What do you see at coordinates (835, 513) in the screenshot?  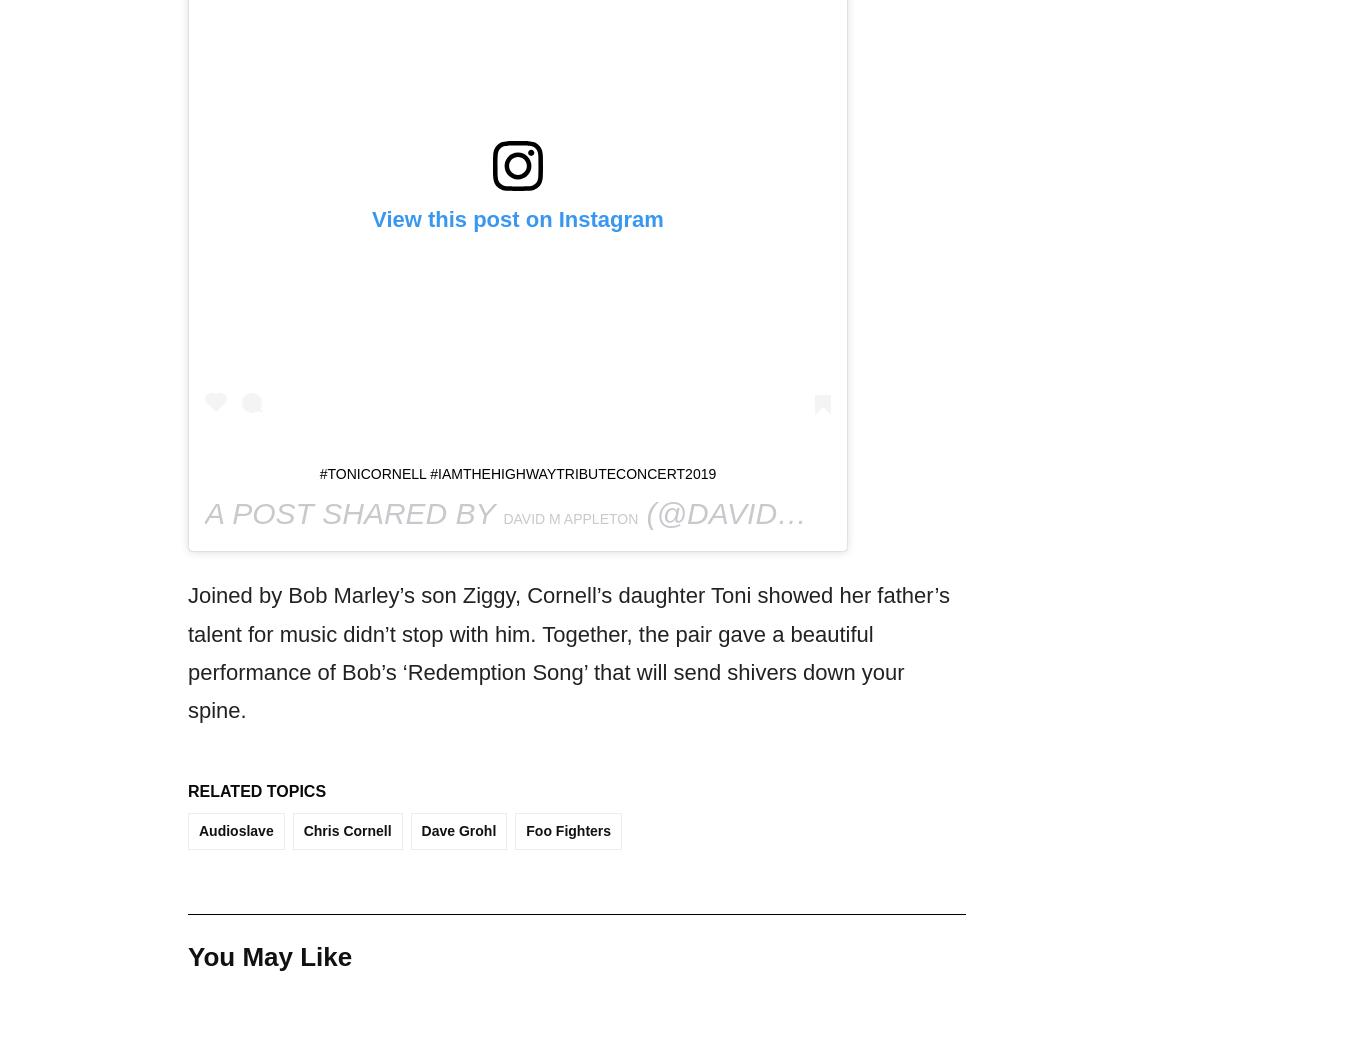 I see `'(@davidmappleton) on'` at bounding box center [835, 513].